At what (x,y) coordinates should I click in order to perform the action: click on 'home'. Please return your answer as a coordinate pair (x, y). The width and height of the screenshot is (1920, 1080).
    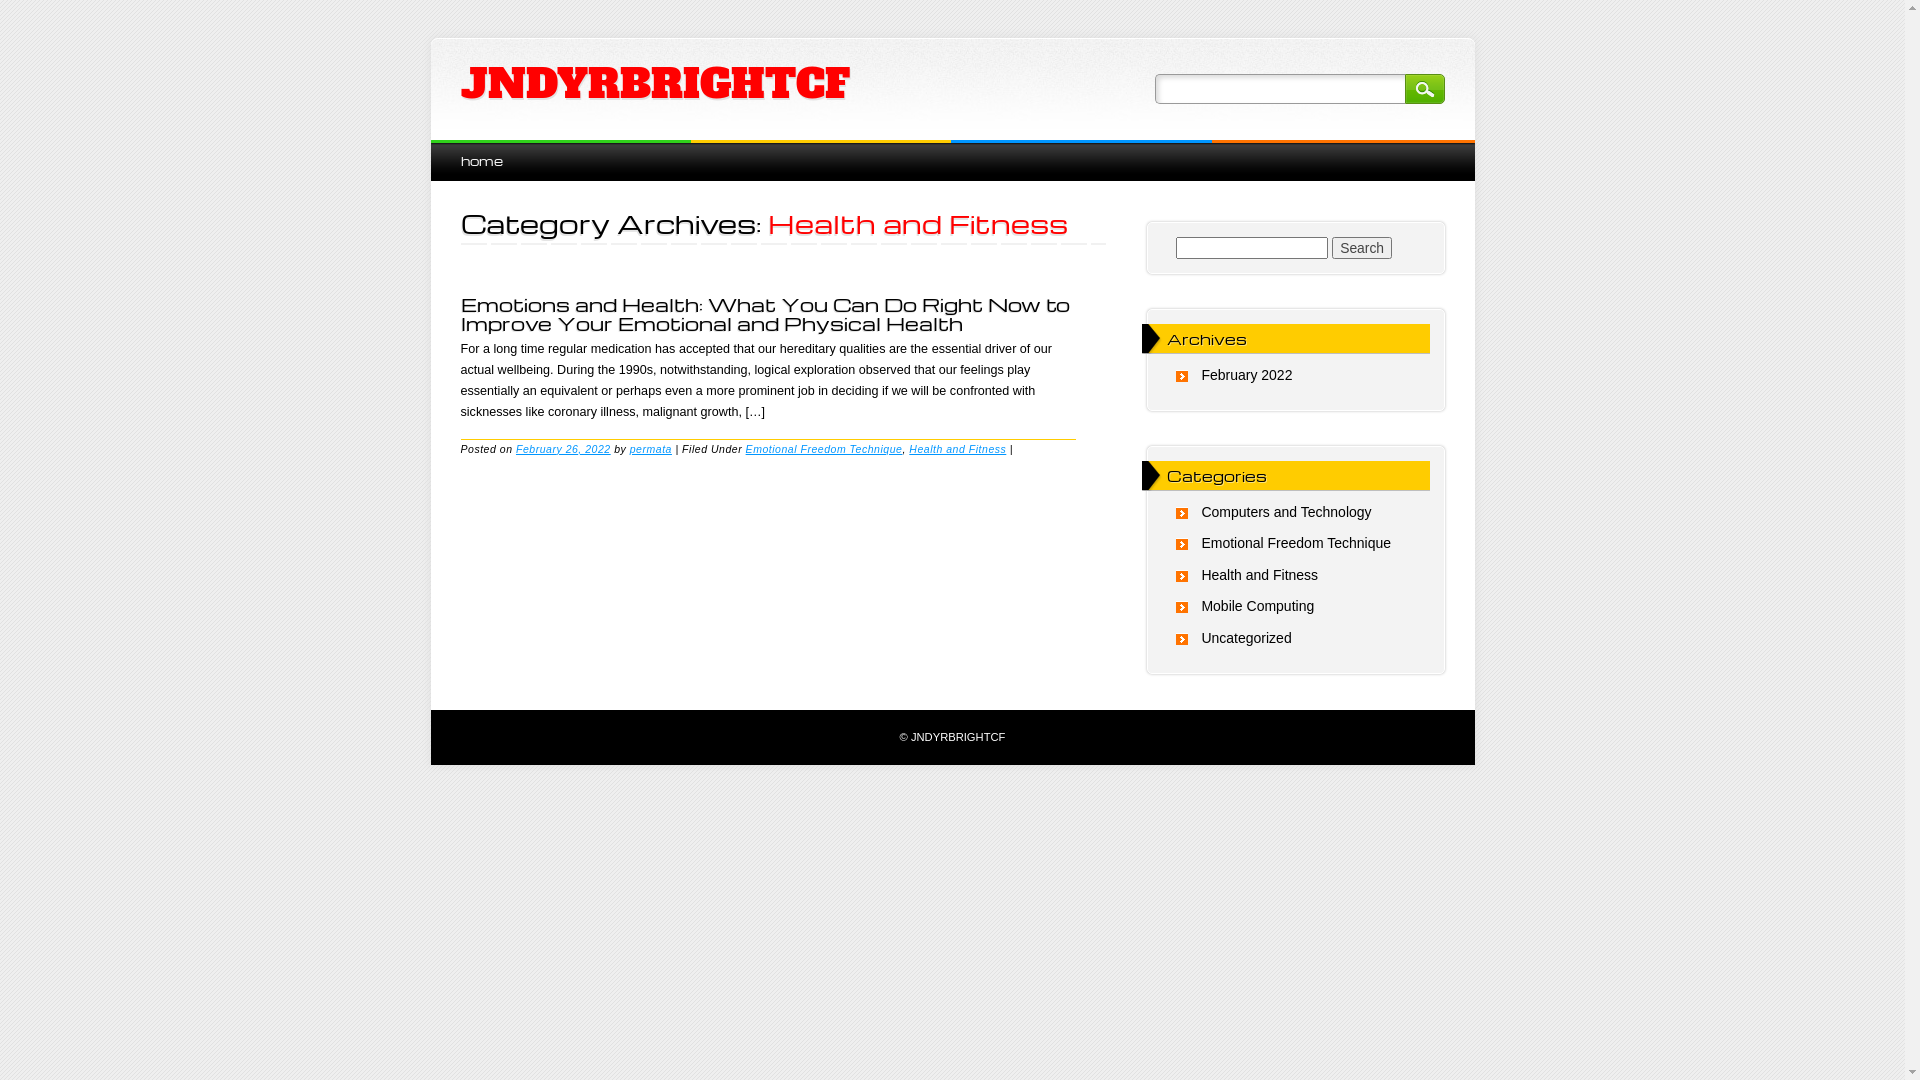
    Looking at the image, I should click on (480, 159).